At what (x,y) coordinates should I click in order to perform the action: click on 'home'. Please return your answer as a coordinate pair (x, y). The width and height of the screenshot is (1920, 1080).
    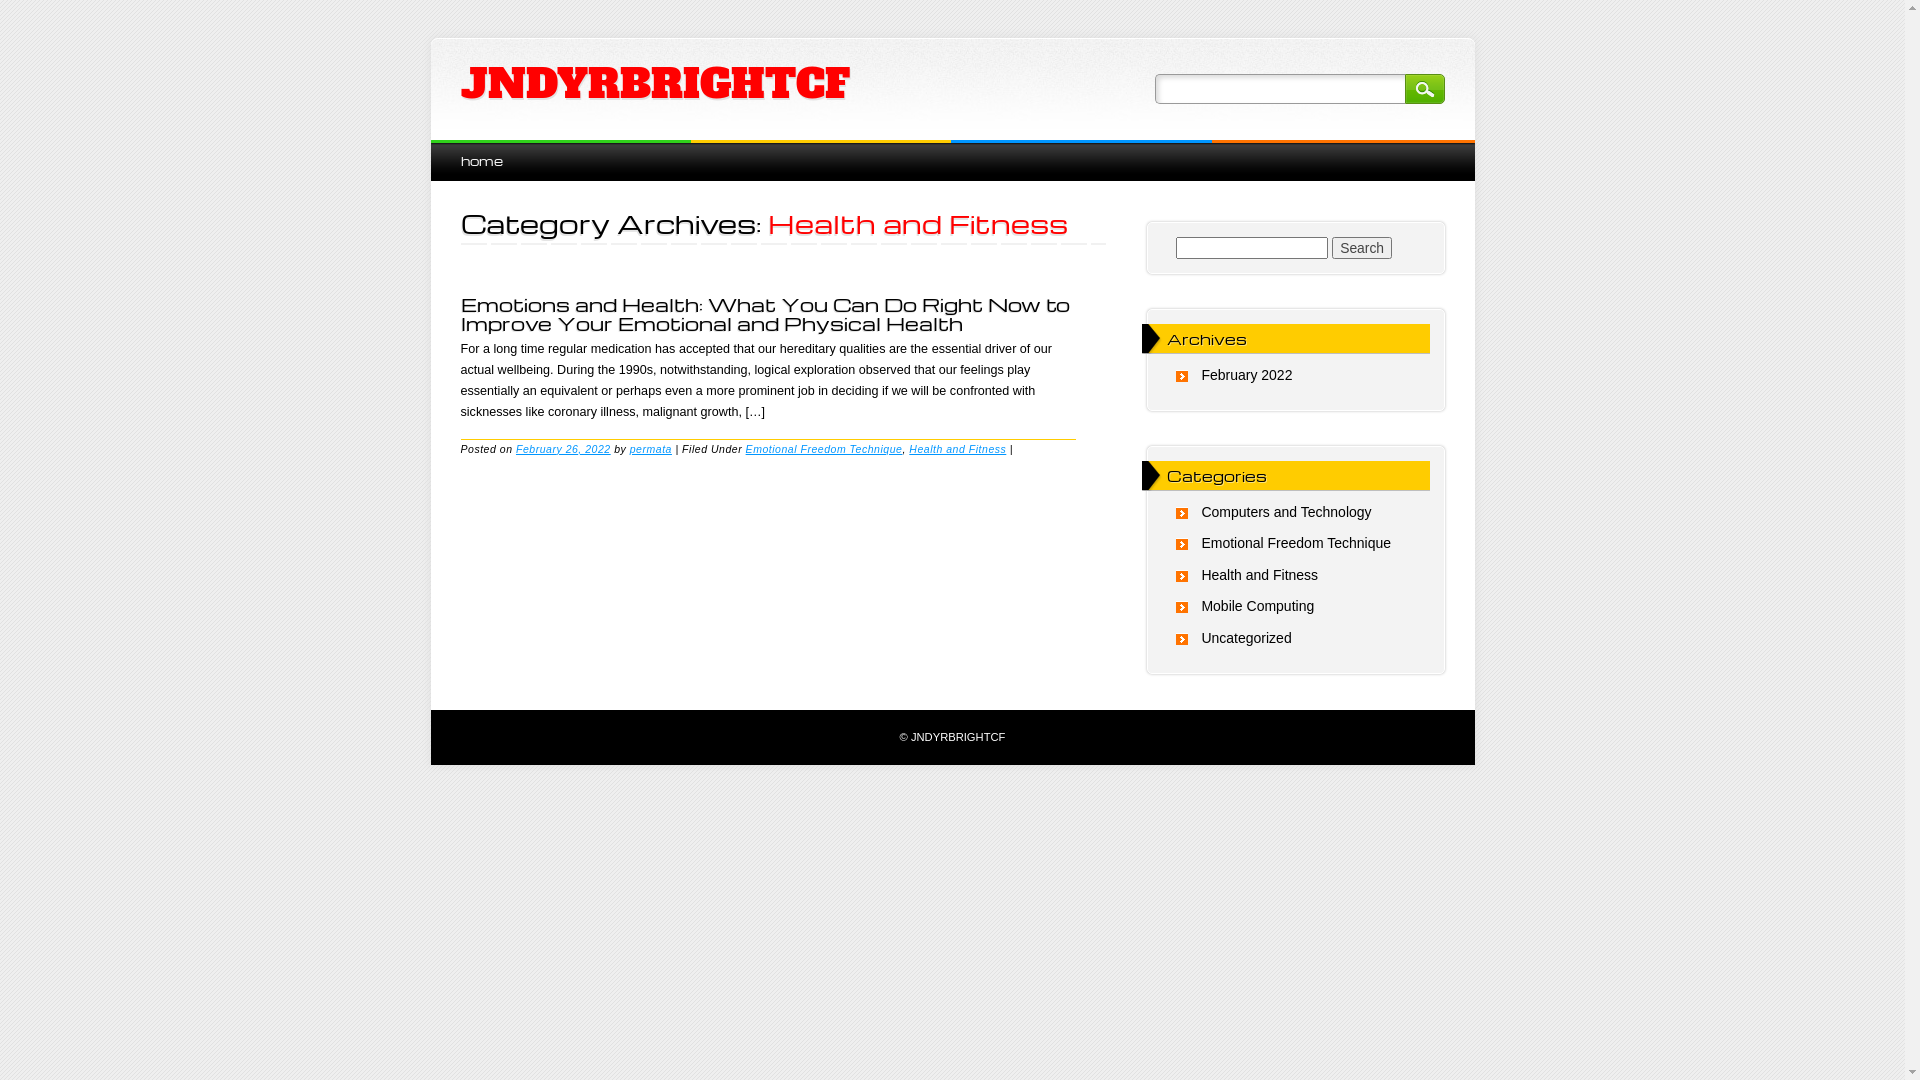
    Looking at the image, I should click on (480, 159).